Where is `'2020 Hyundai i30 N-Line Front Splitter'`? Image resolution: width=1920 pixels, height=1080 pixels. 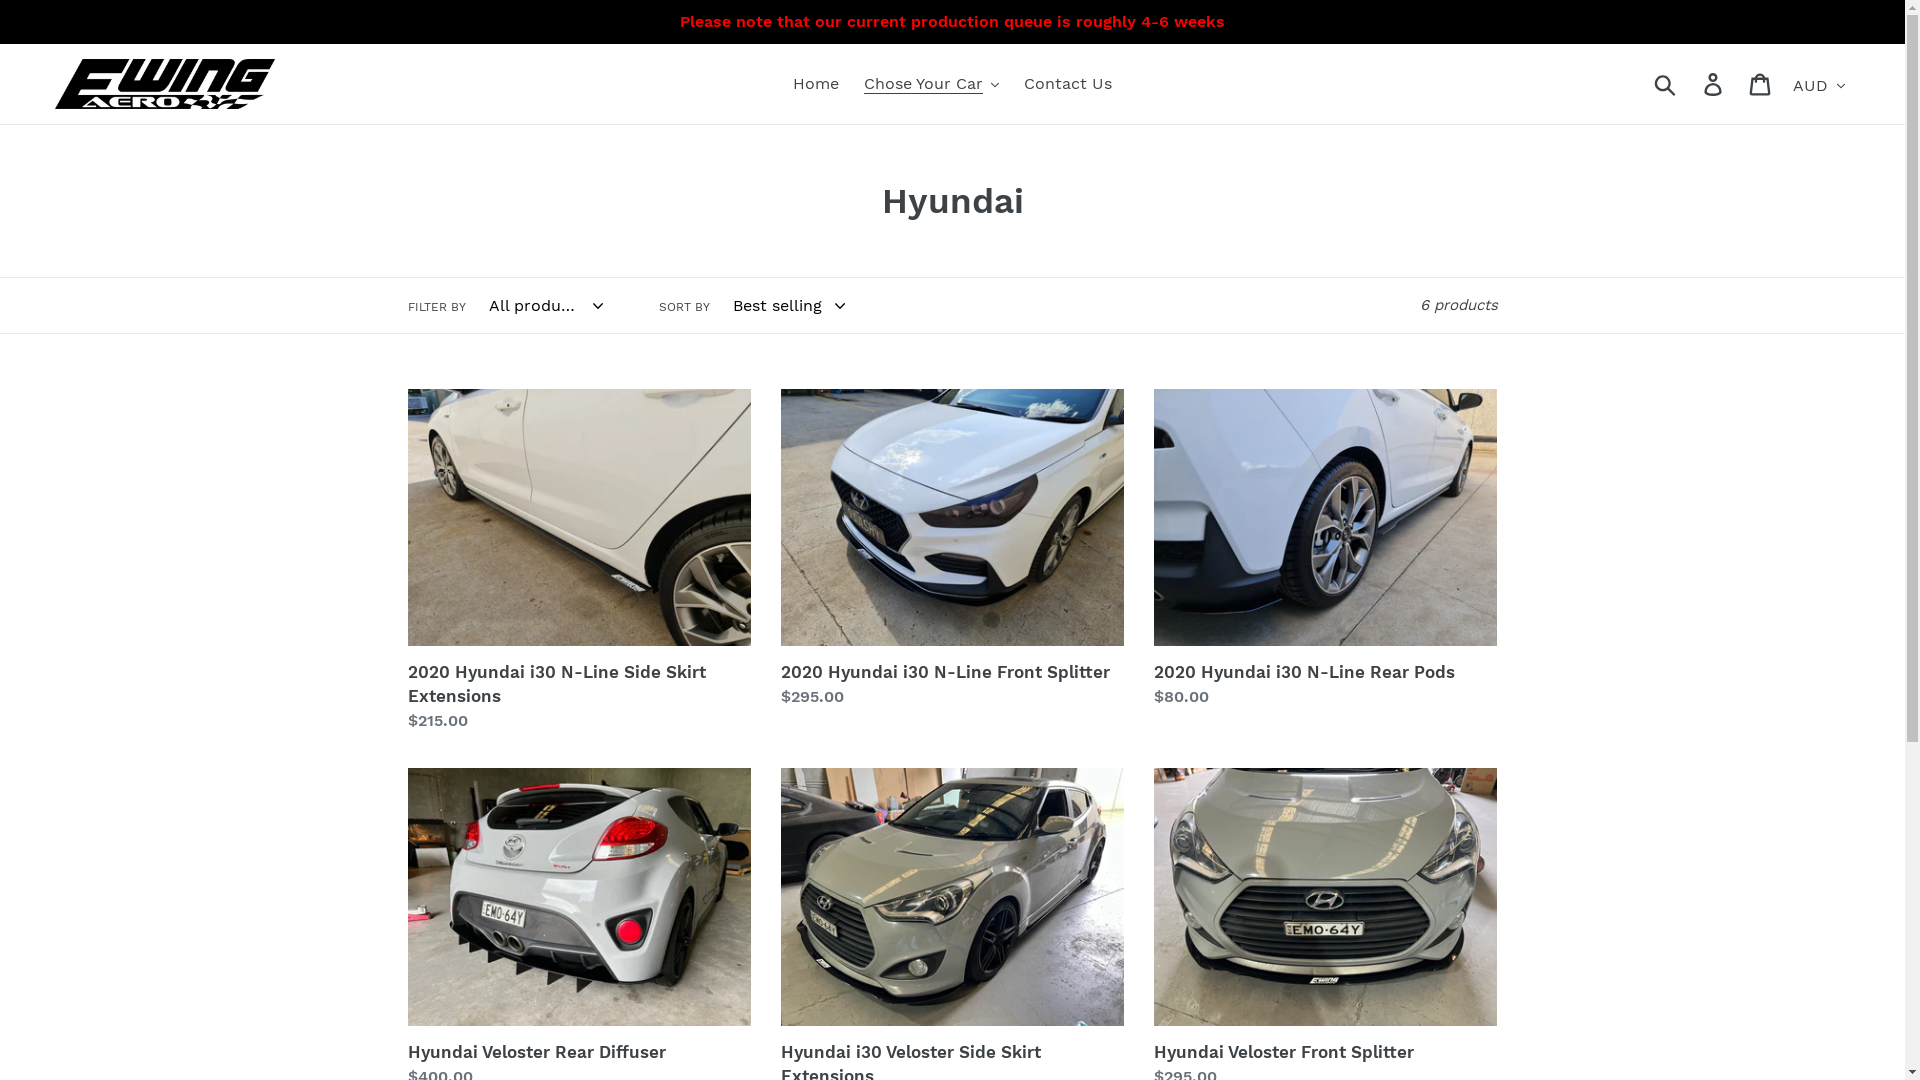 '2020 Hyundai i30 N-Line Front Splitter' is located at coordinates (951, 548).